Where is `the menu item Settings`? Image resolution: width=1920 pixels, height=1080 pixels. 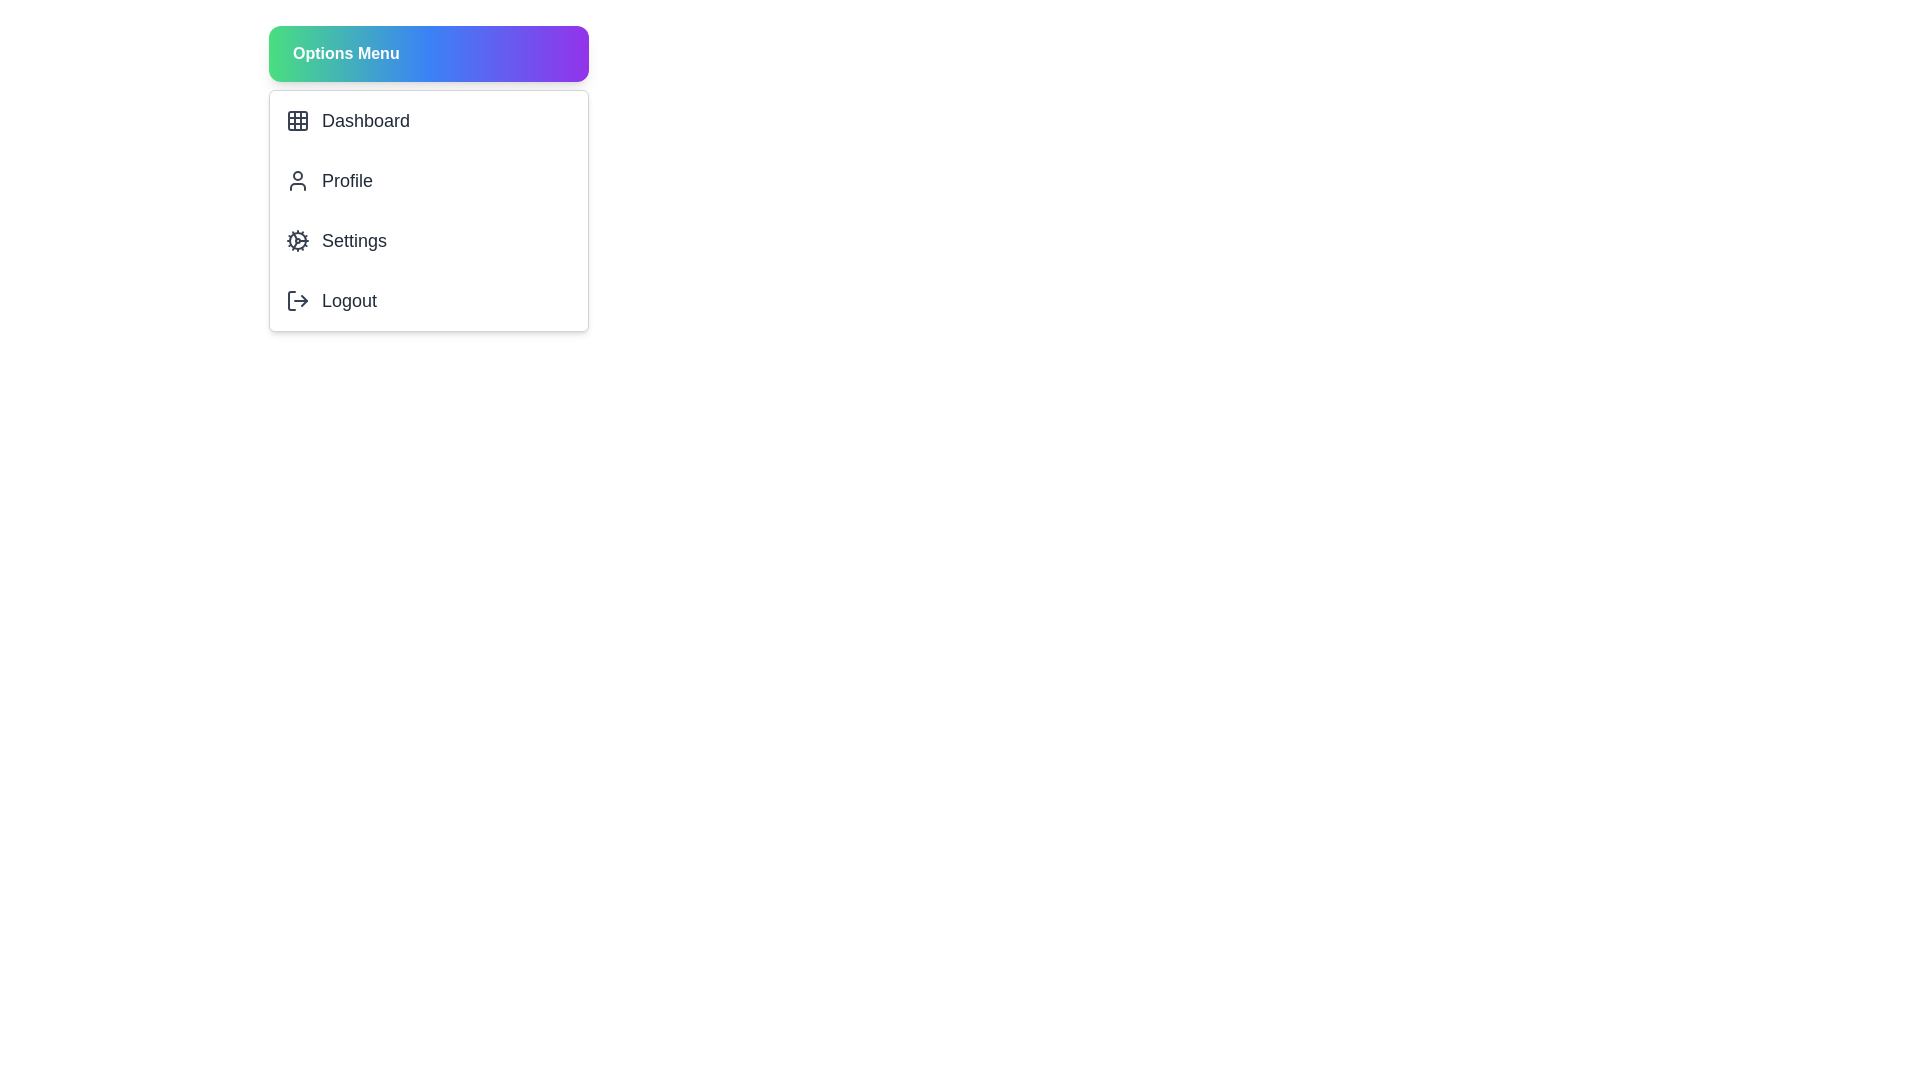 the menu item Settings is located at coordinates (427, 239).